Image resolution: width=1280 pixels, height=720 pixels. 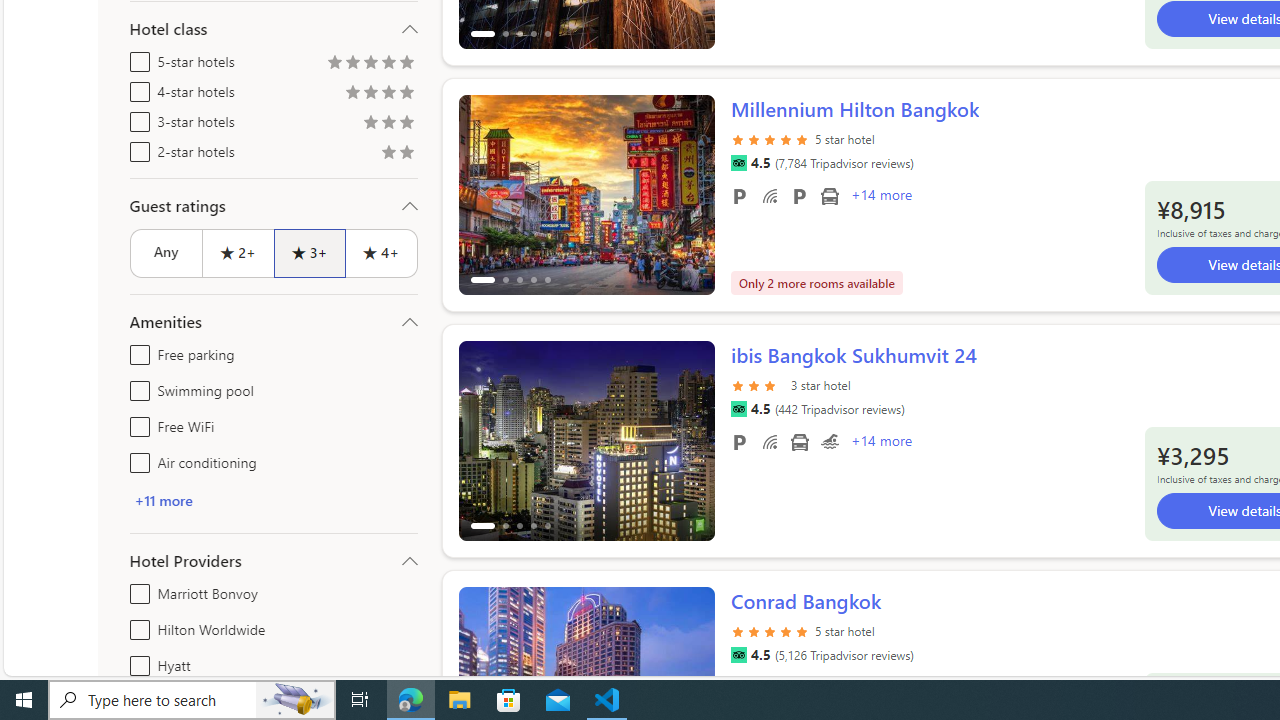 What do you see at coordinates (135, 459) in the screenshot?
I see `'Air conditioning'` at bounding box center [135, 459].